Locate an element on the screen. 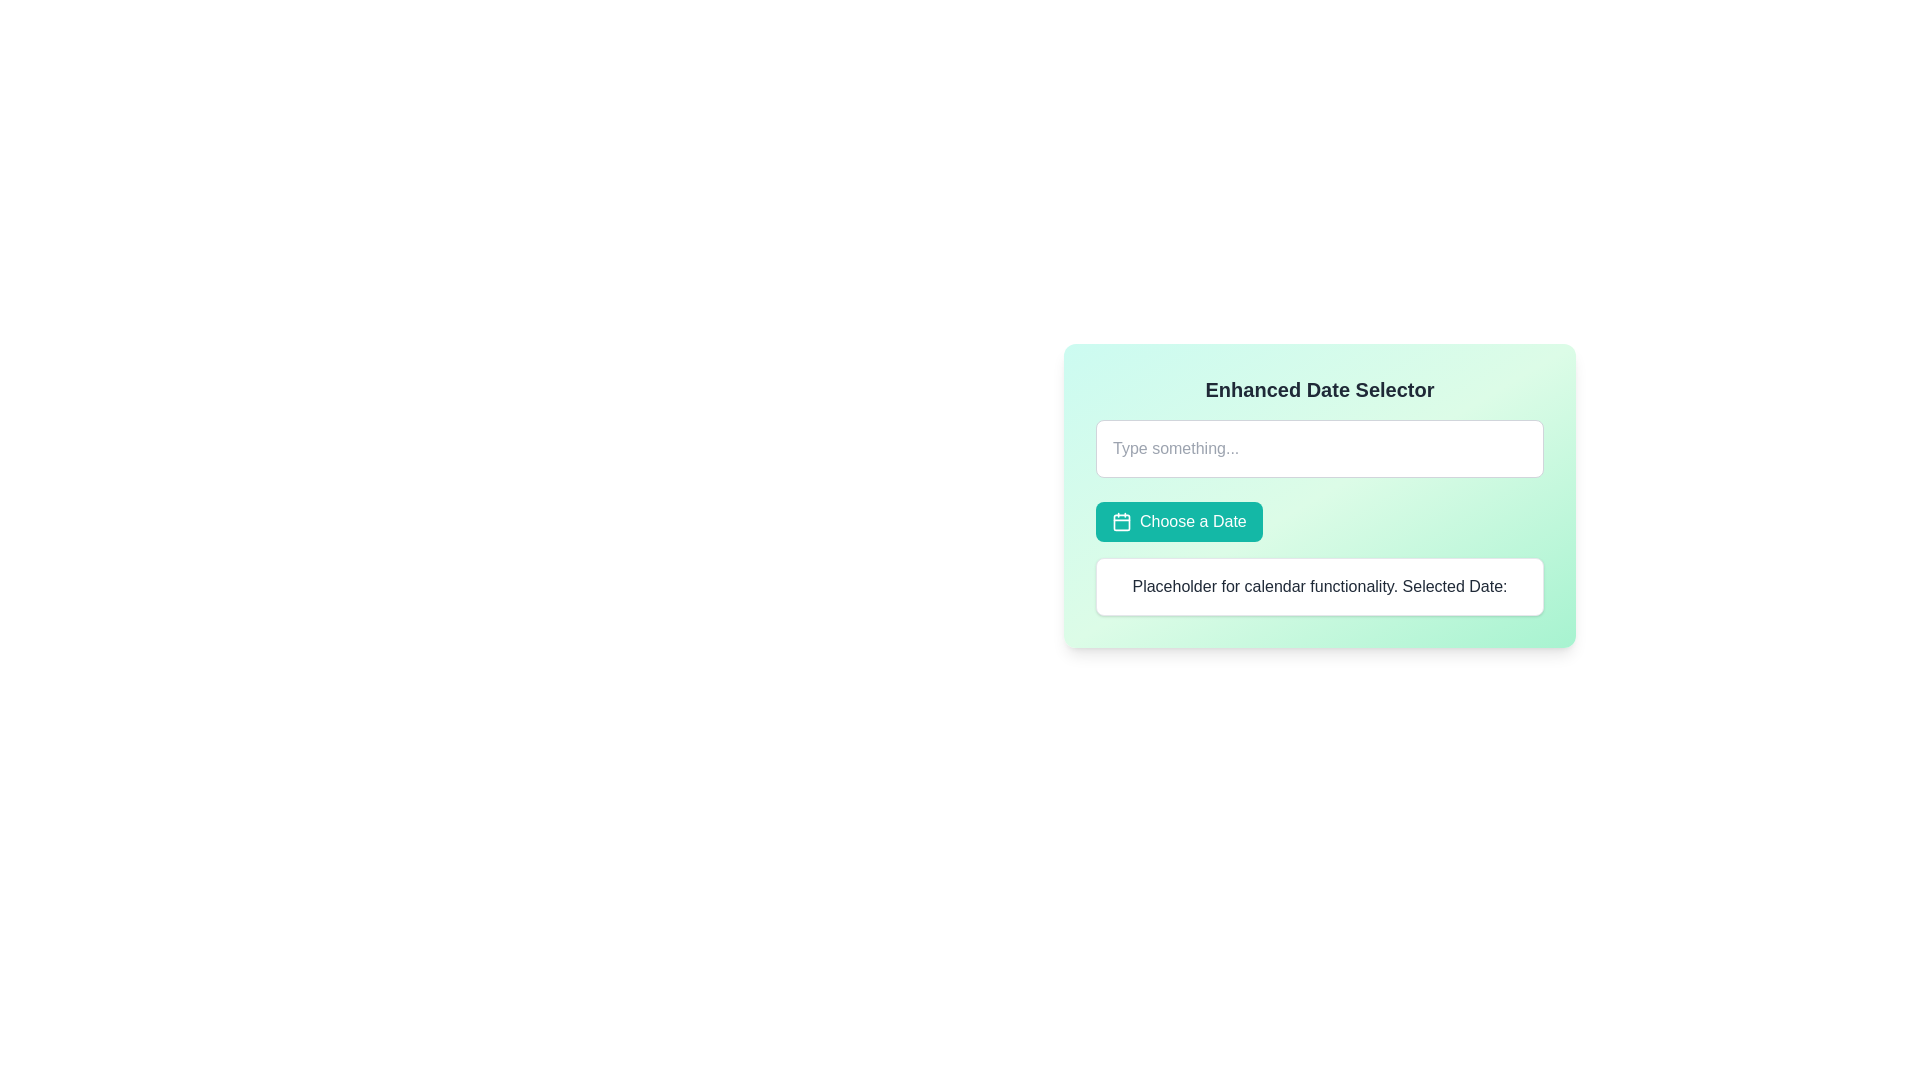 This screenshot has height=1080, width=1920. the calendar icon with a teal background, which is centrally placed within the 'Choose a Date' button in the 'Enhanced Date Selector' section is located at coordinates (1122, 520).